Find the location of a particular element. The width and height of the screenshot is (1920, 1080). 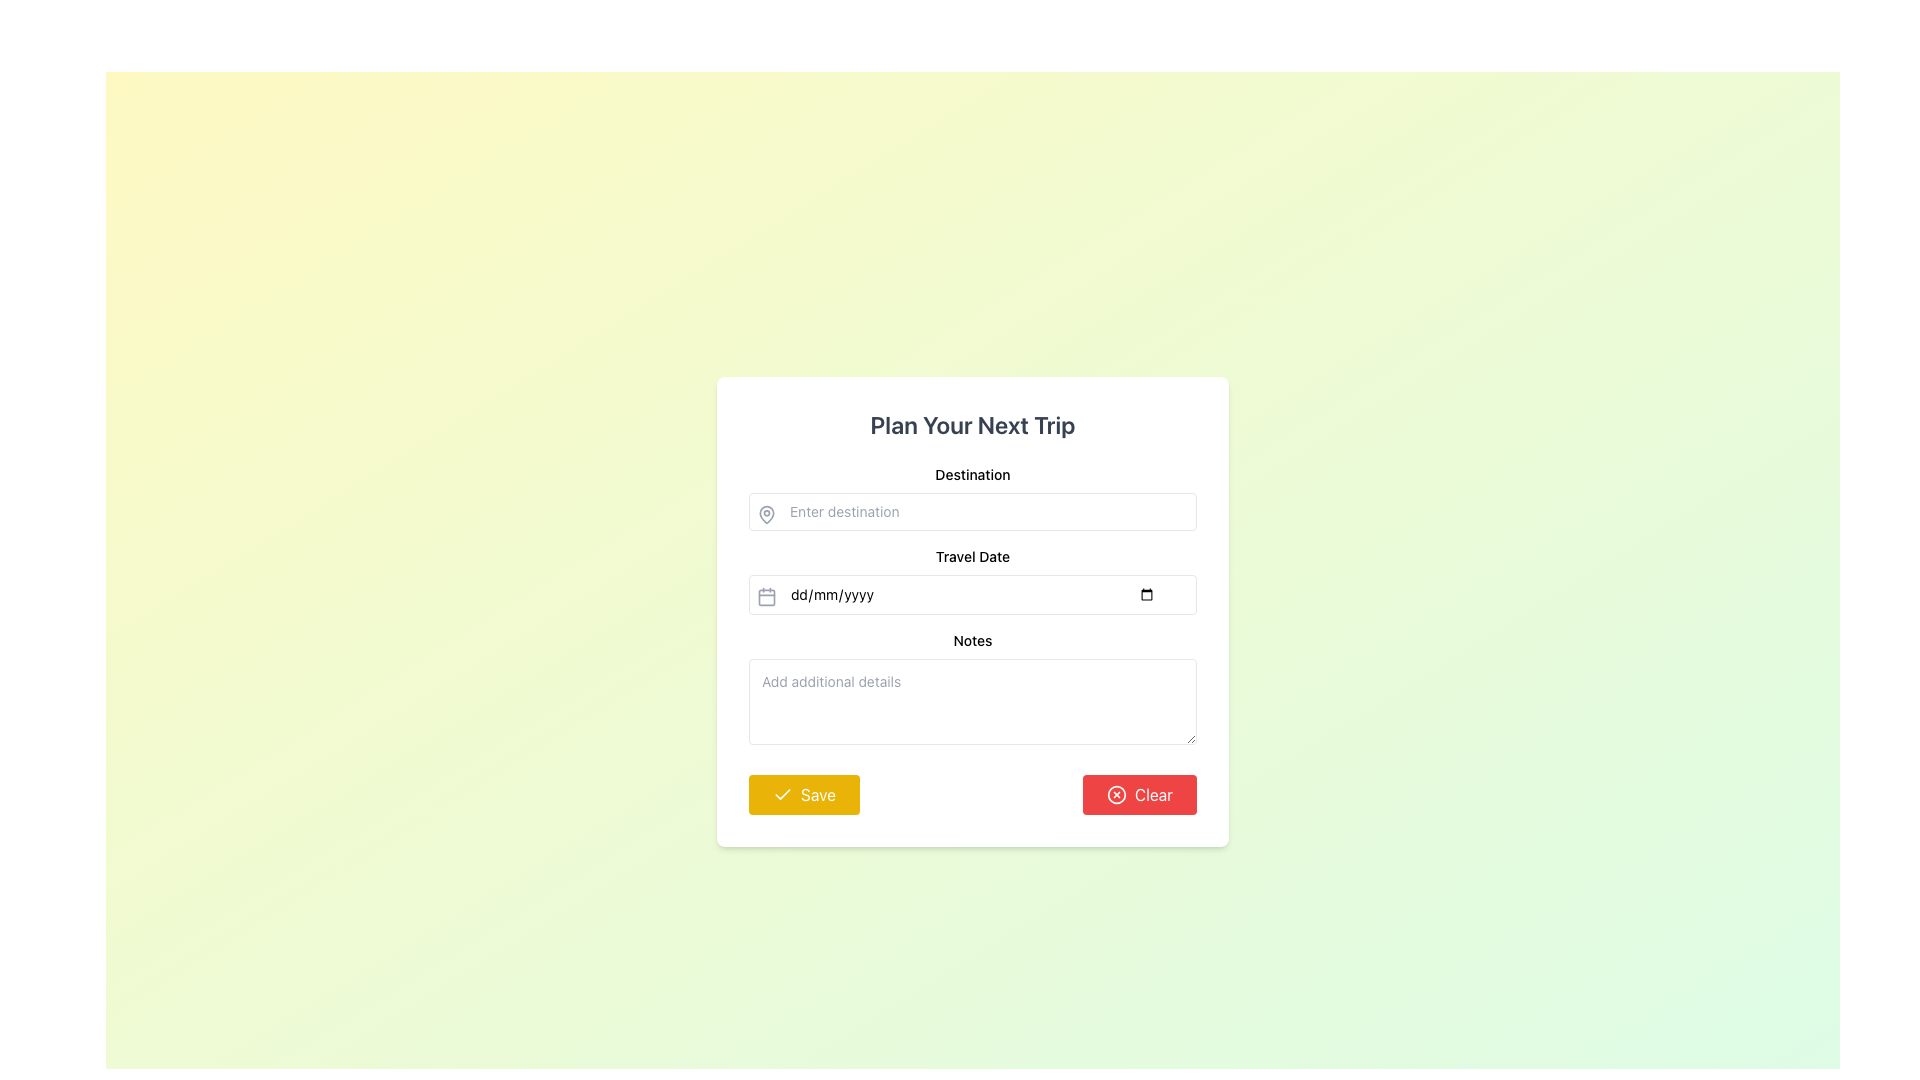

the 'Notes' text label, which is styled with block typography in medium bold font, located above the text area input in the lower section of the form is located at coordinates (973, 640).